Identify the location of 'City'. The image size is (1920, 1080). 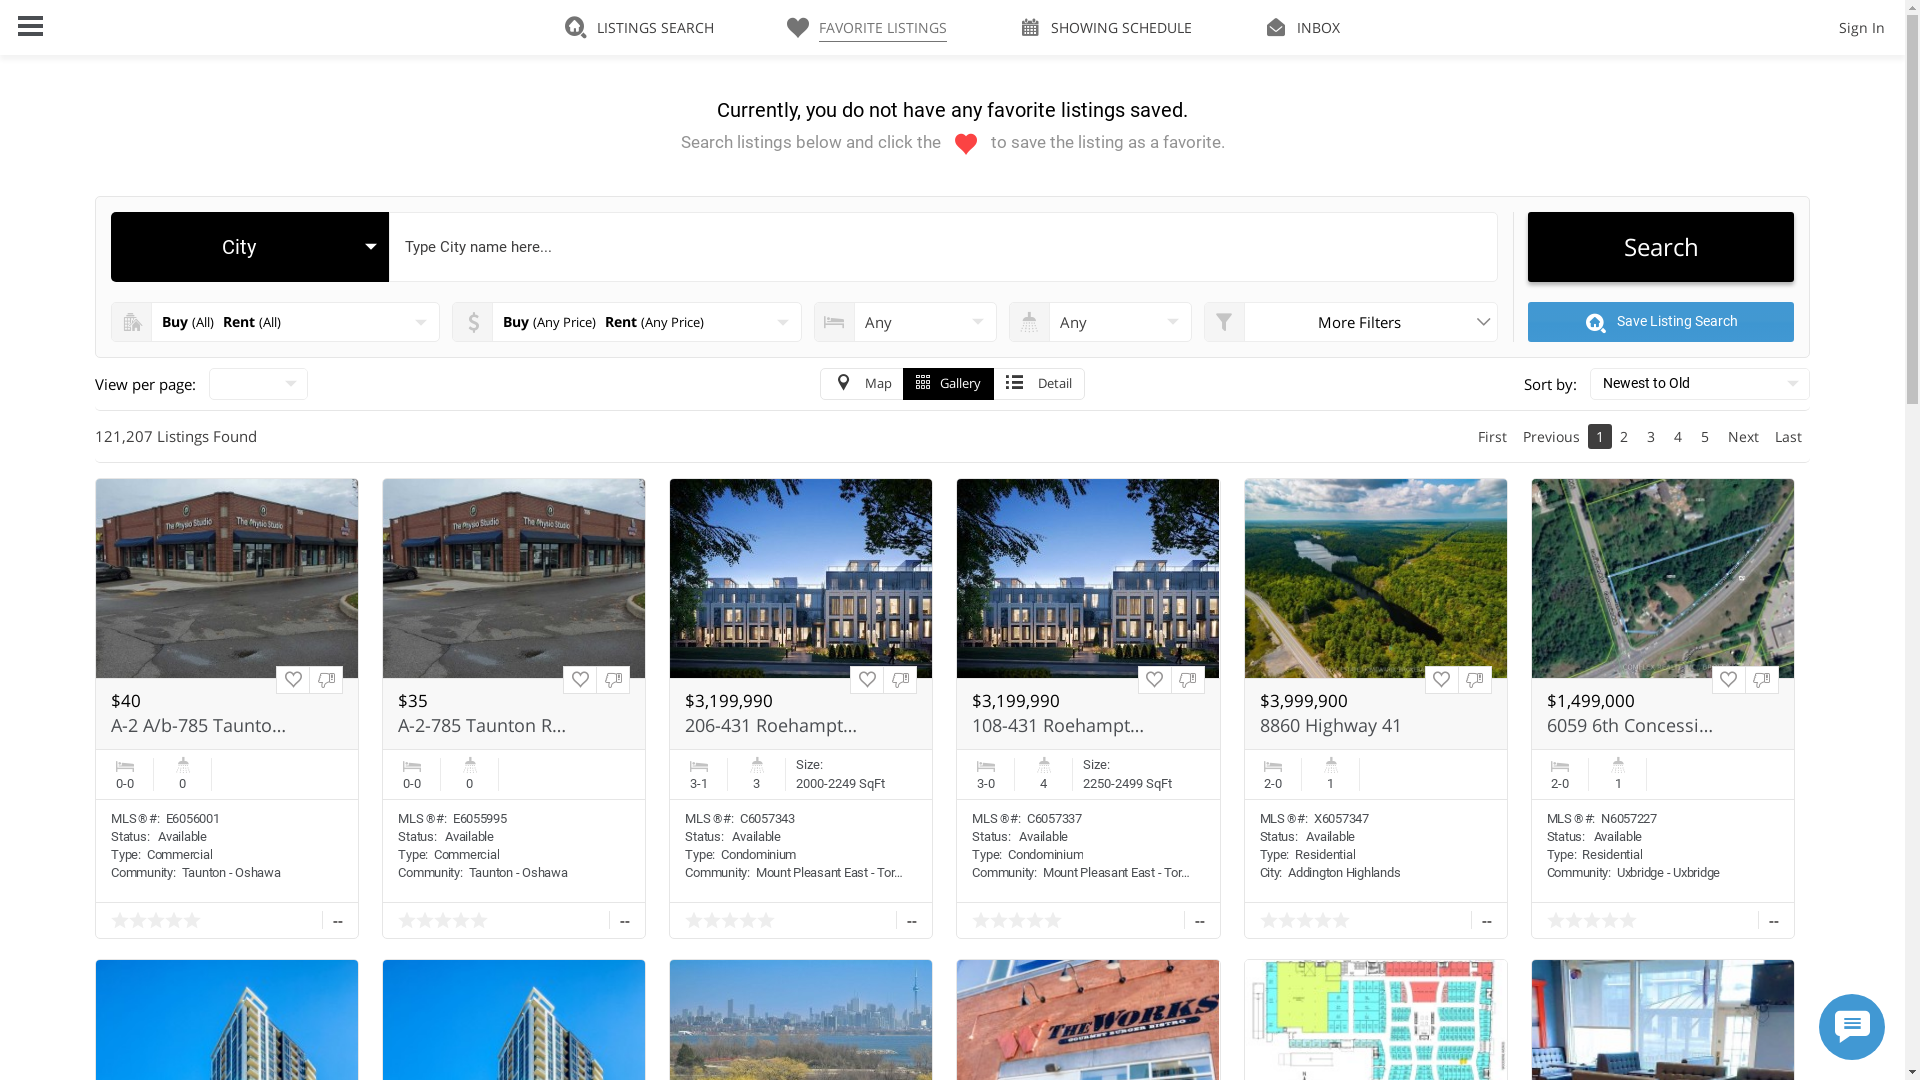
(248, 245).